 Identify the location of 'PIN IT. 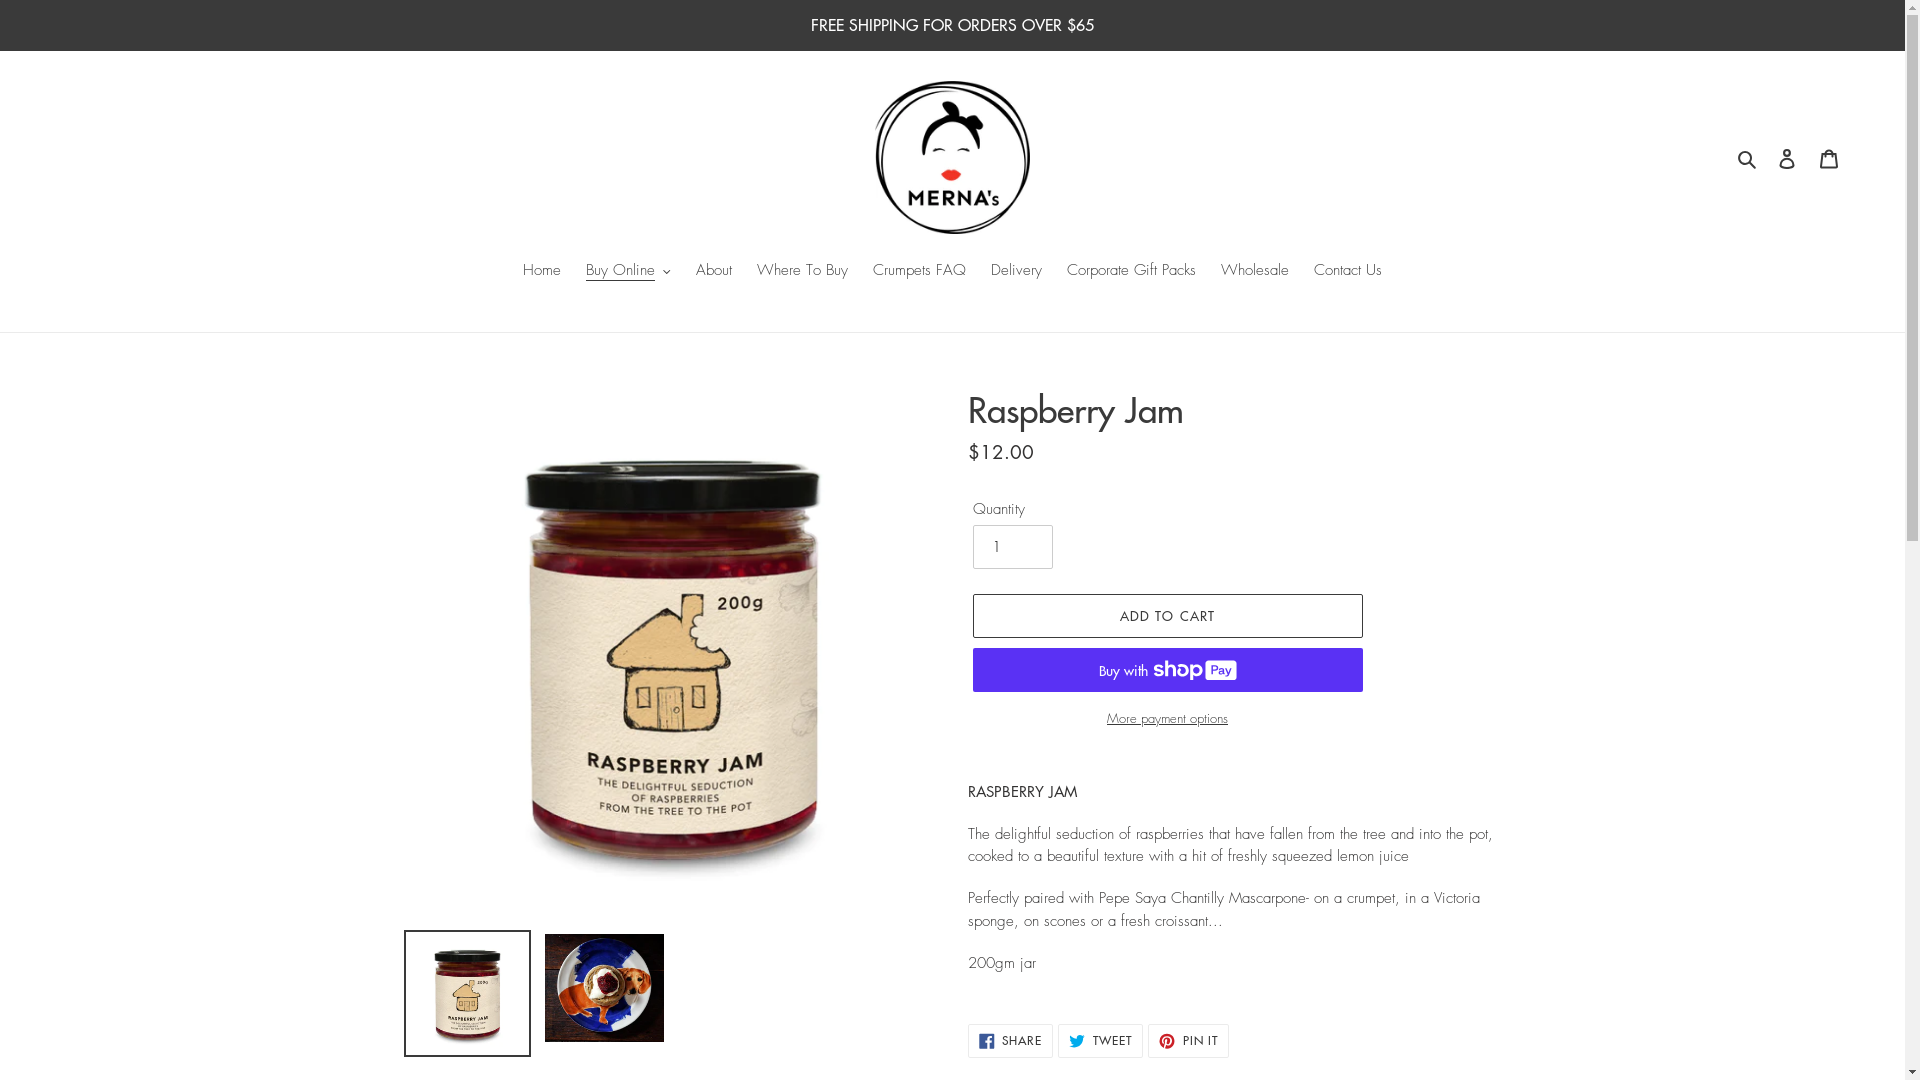
(1147, 1040).